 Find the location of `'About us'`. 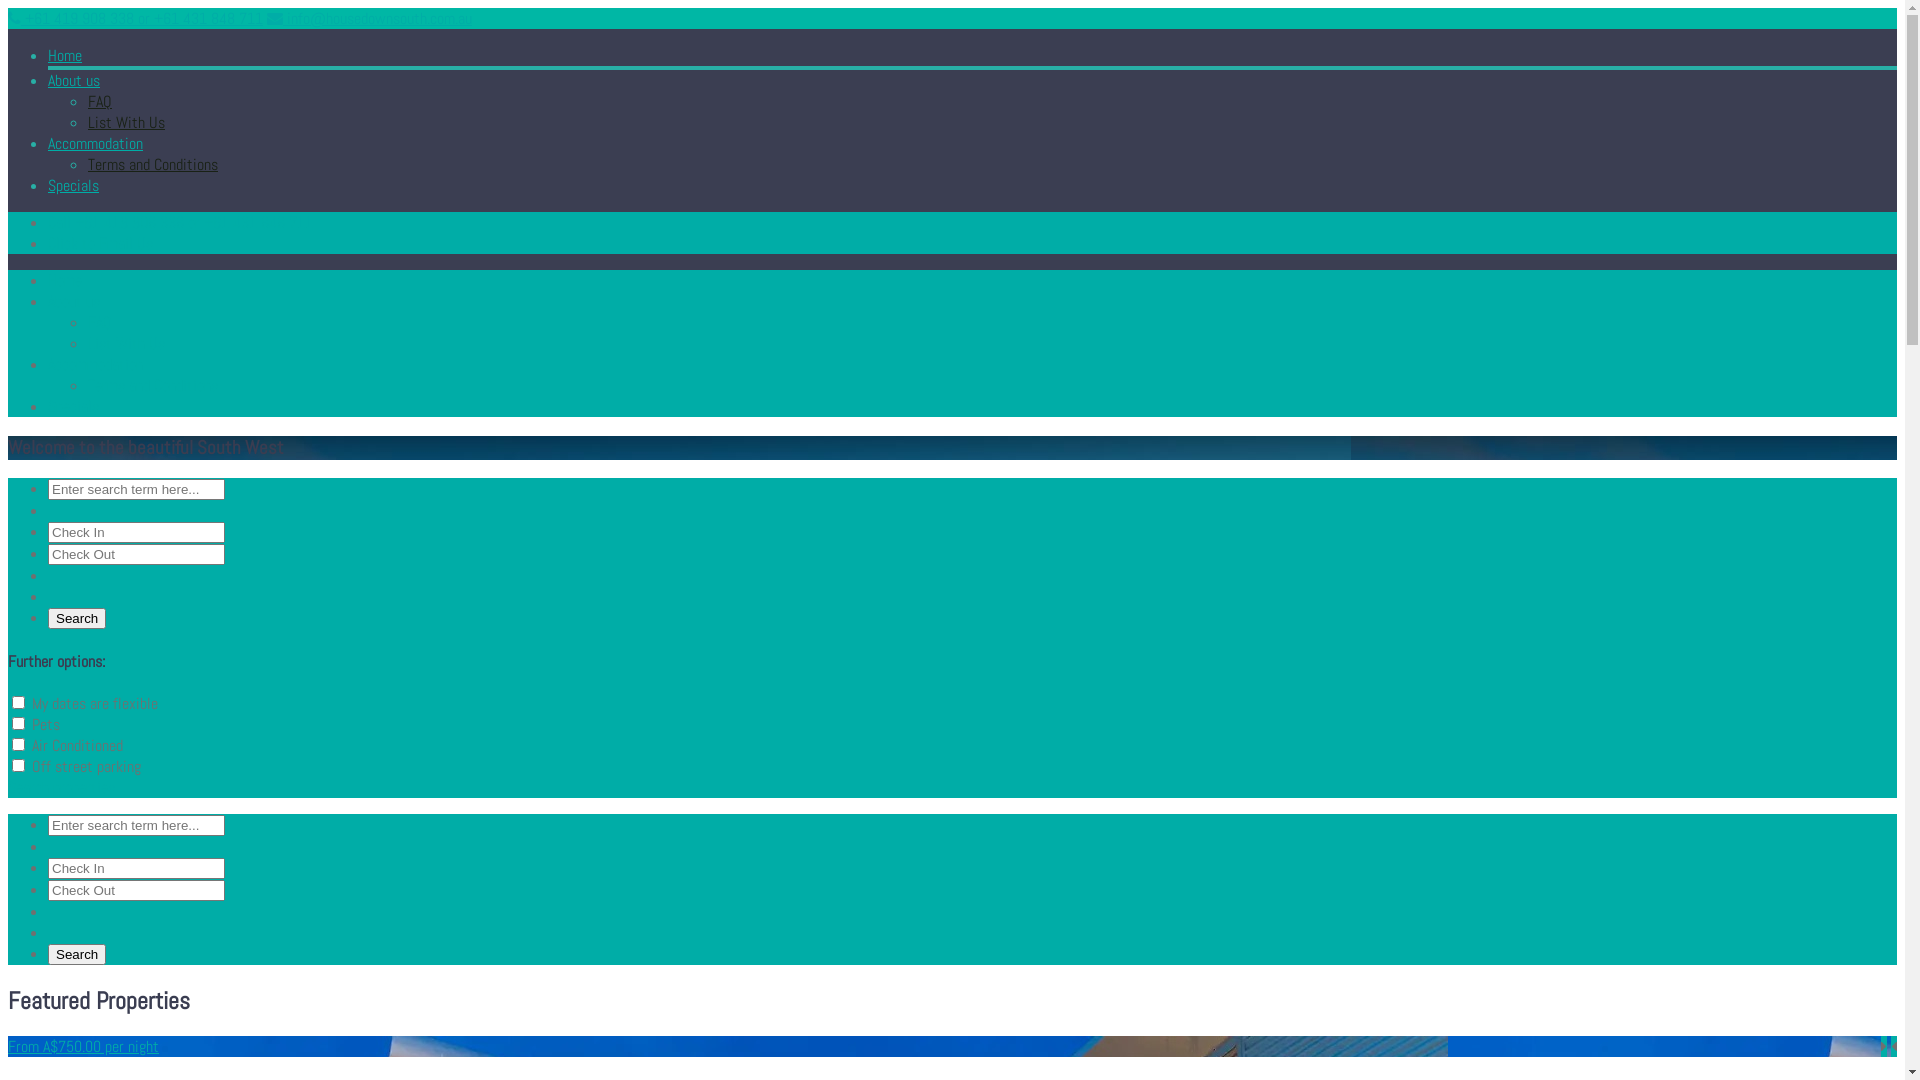

'About us' is located at coordinates (73, 79).